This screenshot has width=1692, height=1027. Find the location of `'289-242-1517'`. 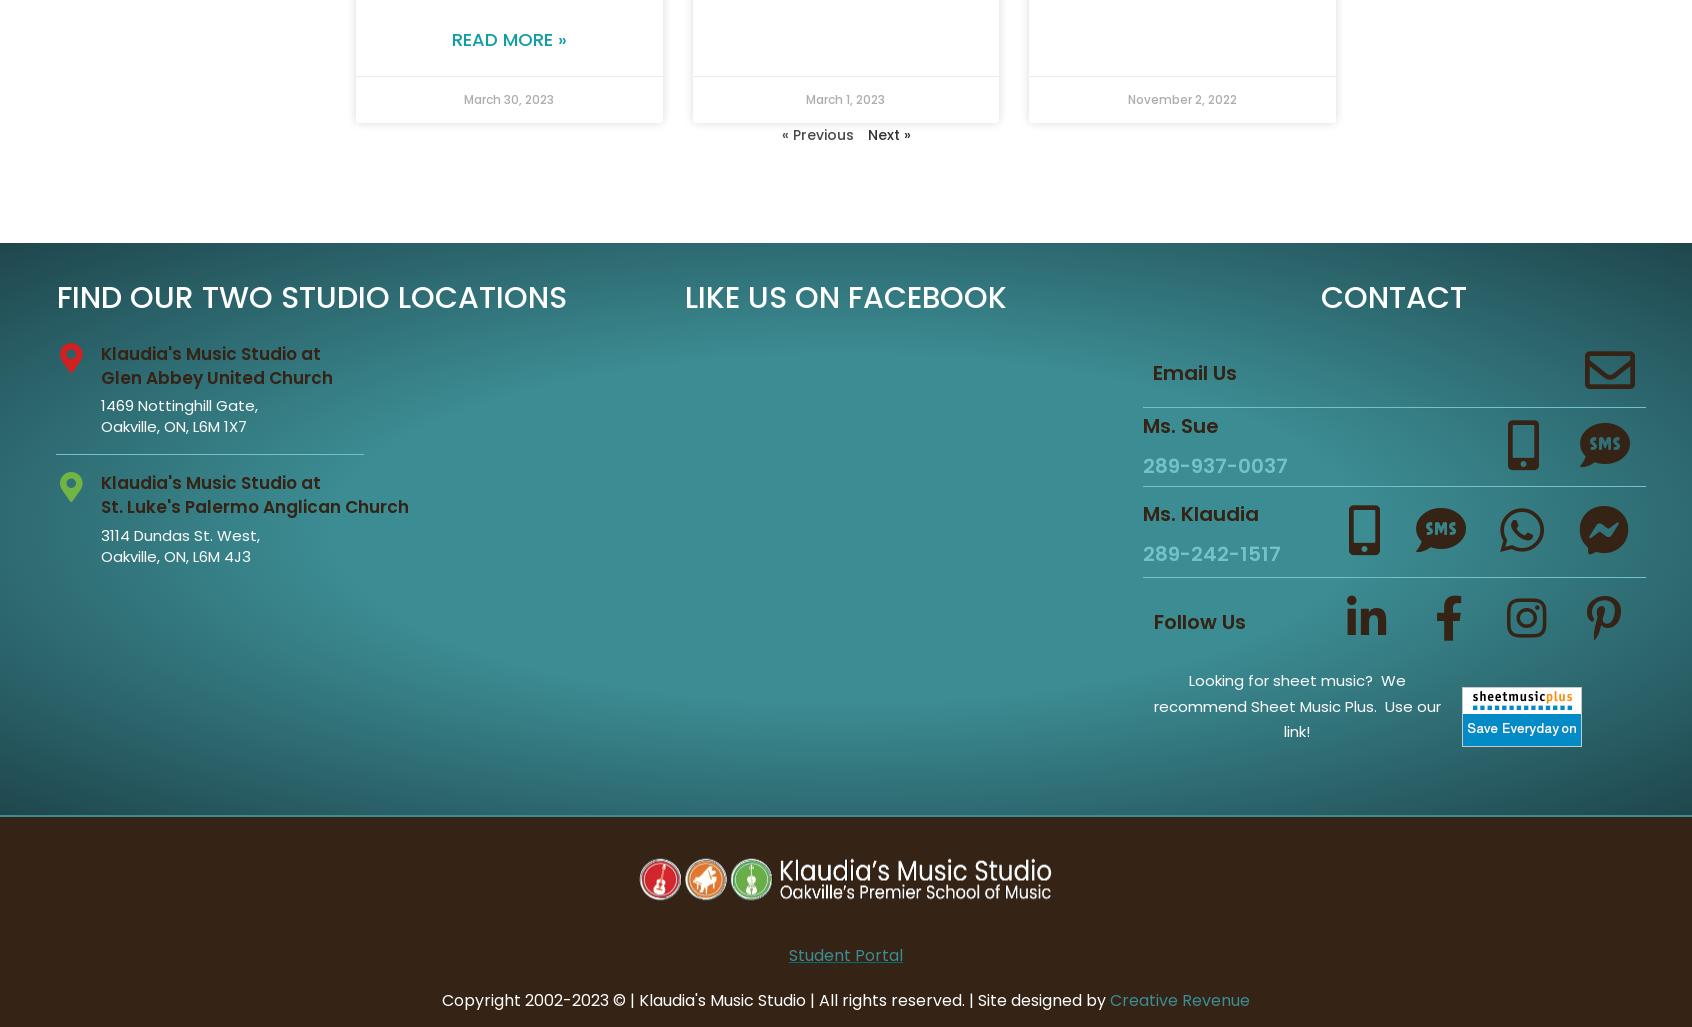

'289-242-1517' is located at coordinates (1210, 552).